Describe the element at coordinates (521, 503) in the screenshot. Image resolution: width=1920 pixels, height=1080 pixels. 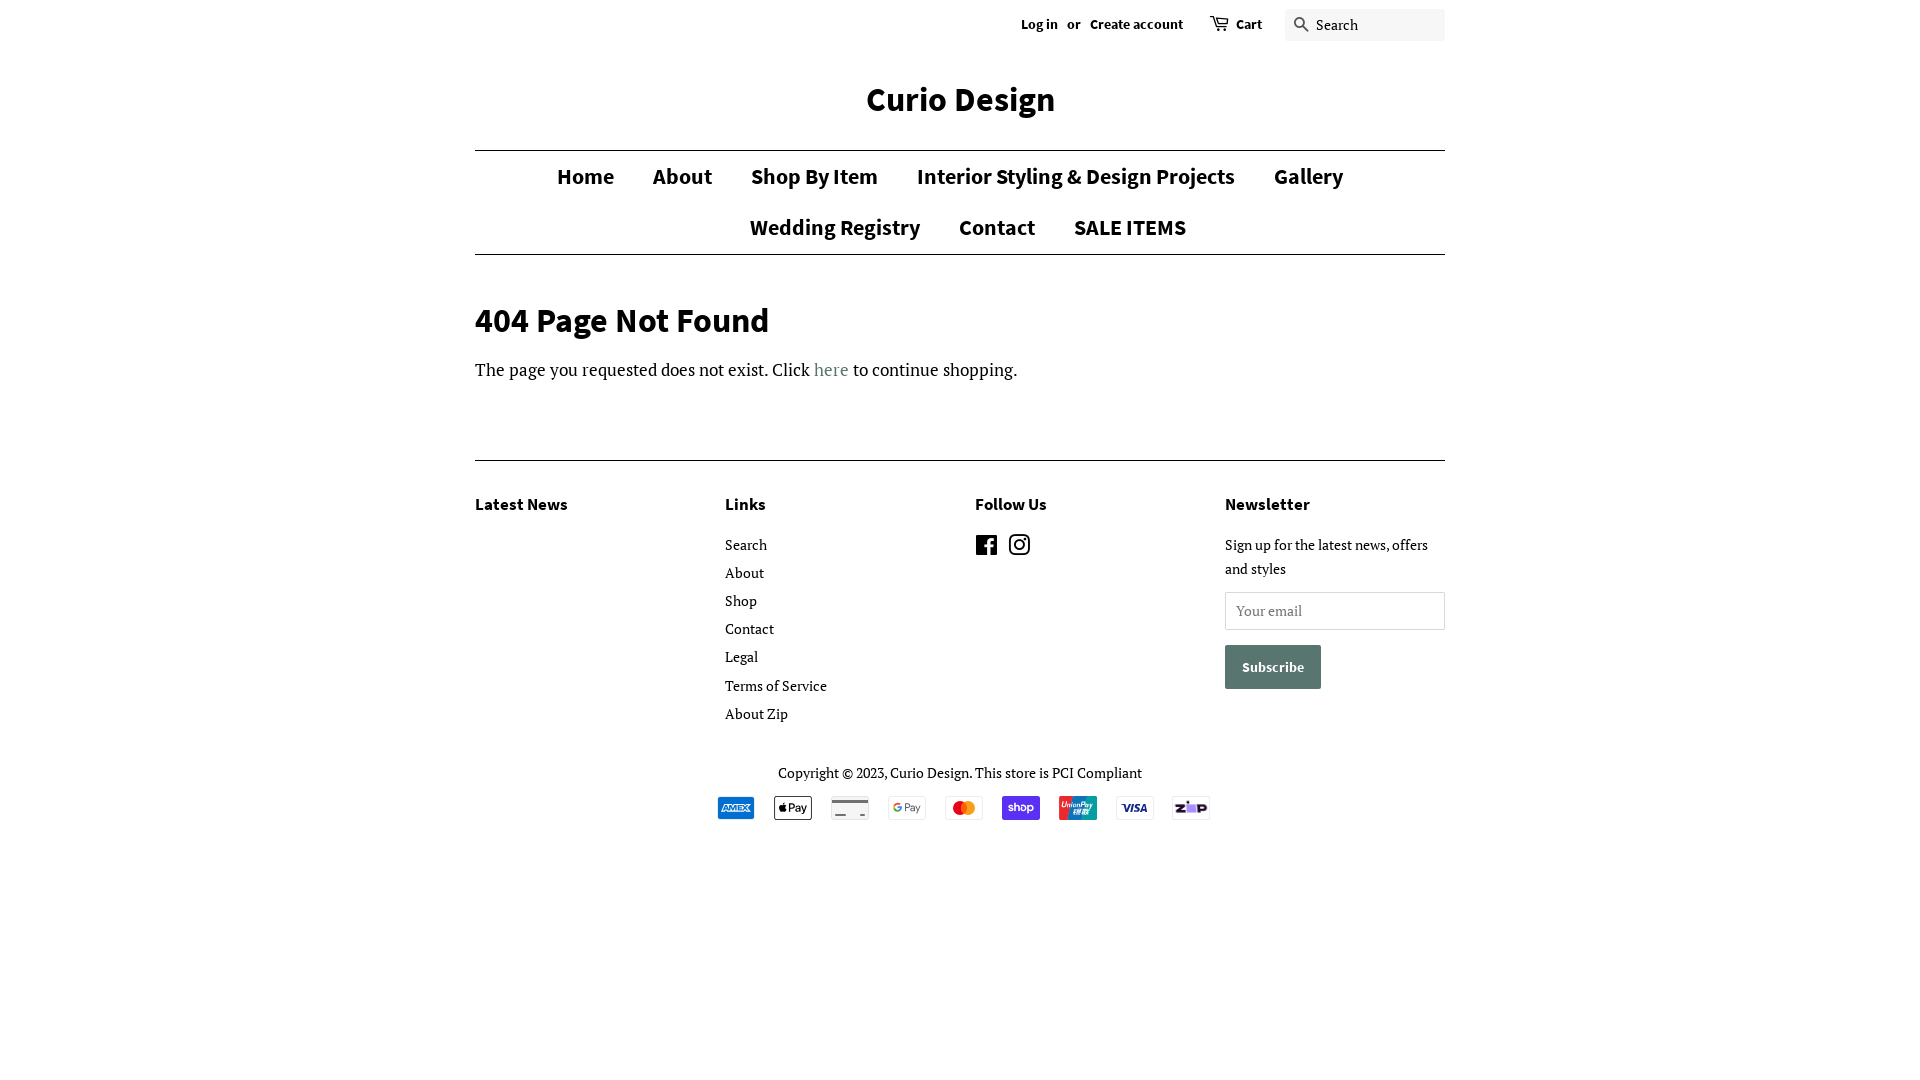
I see `'Latest News'` at that location.